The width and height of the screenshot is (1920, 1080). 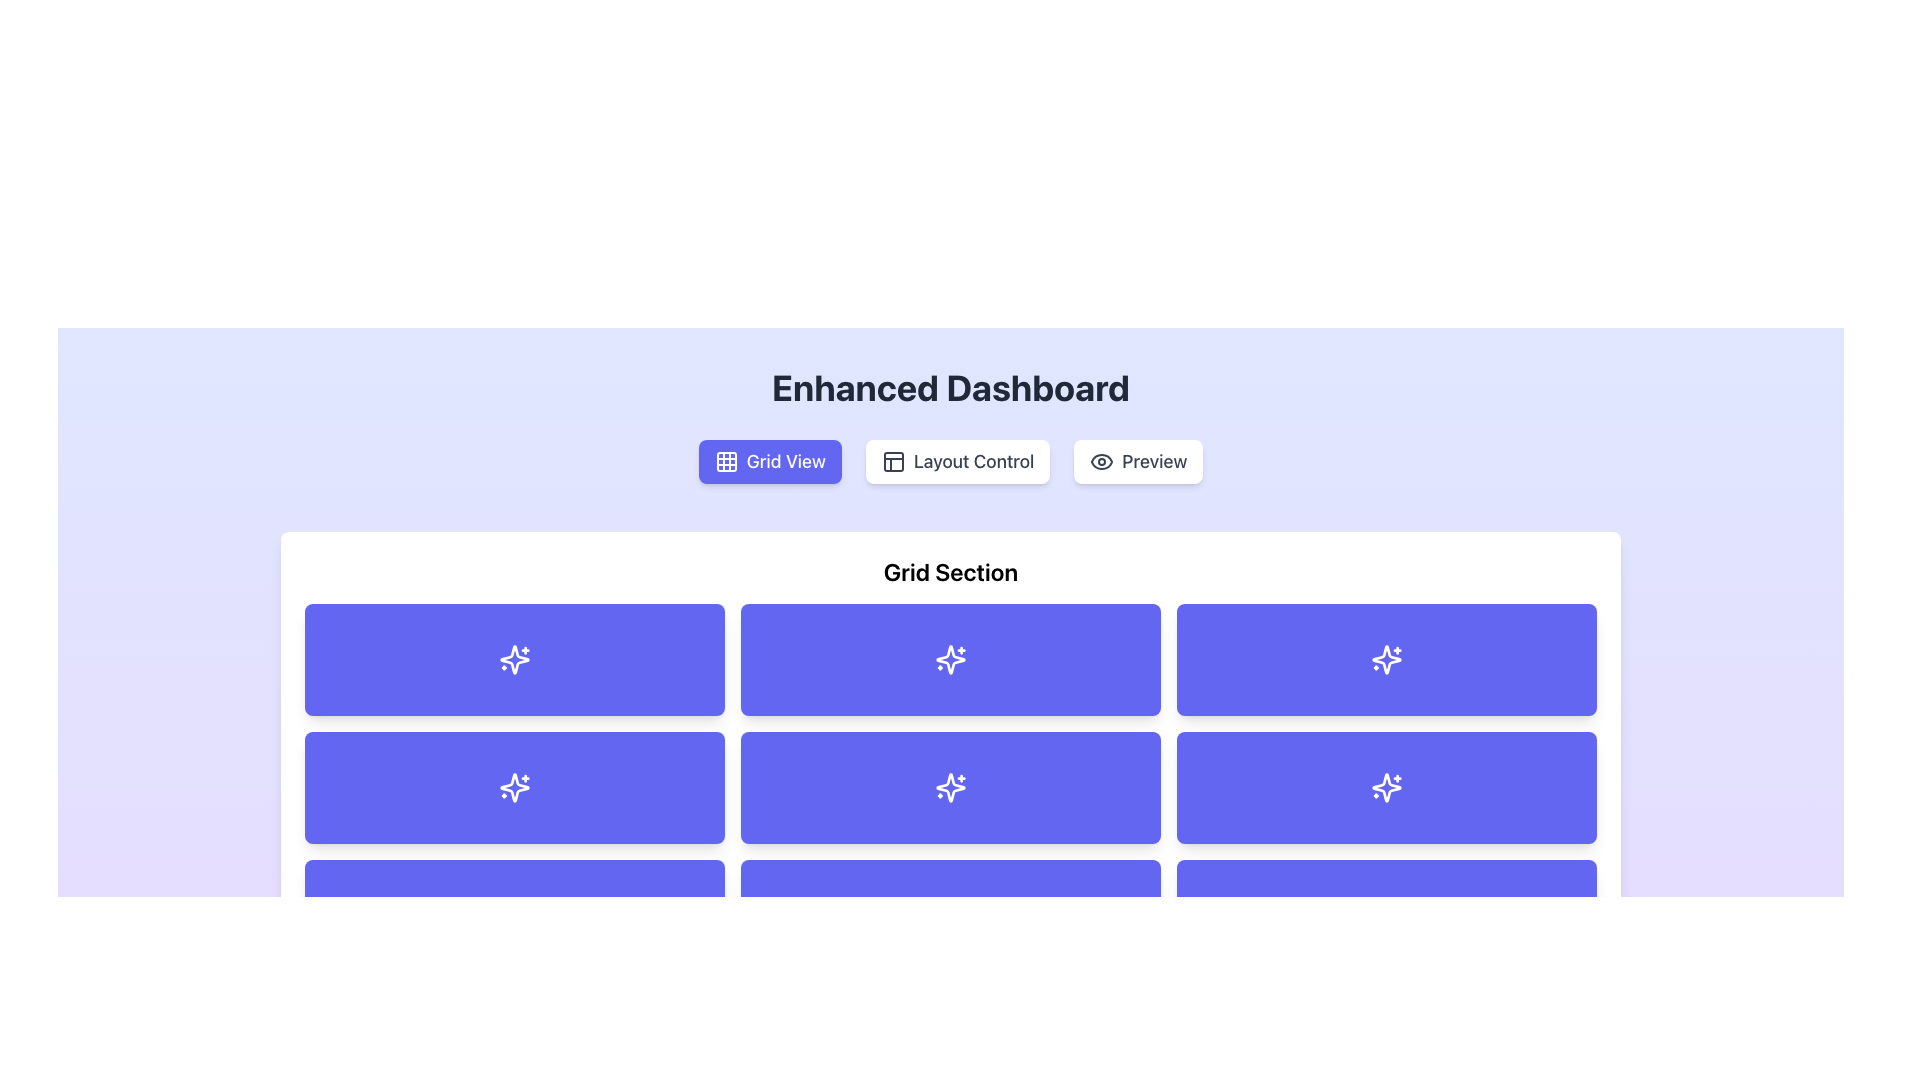 What do you see at coordinates (515, 659) in the screenshot?
I see `the decorative icon centered within the first card of the top row in the 'Grid Section'` at bounding box center [515, 659].